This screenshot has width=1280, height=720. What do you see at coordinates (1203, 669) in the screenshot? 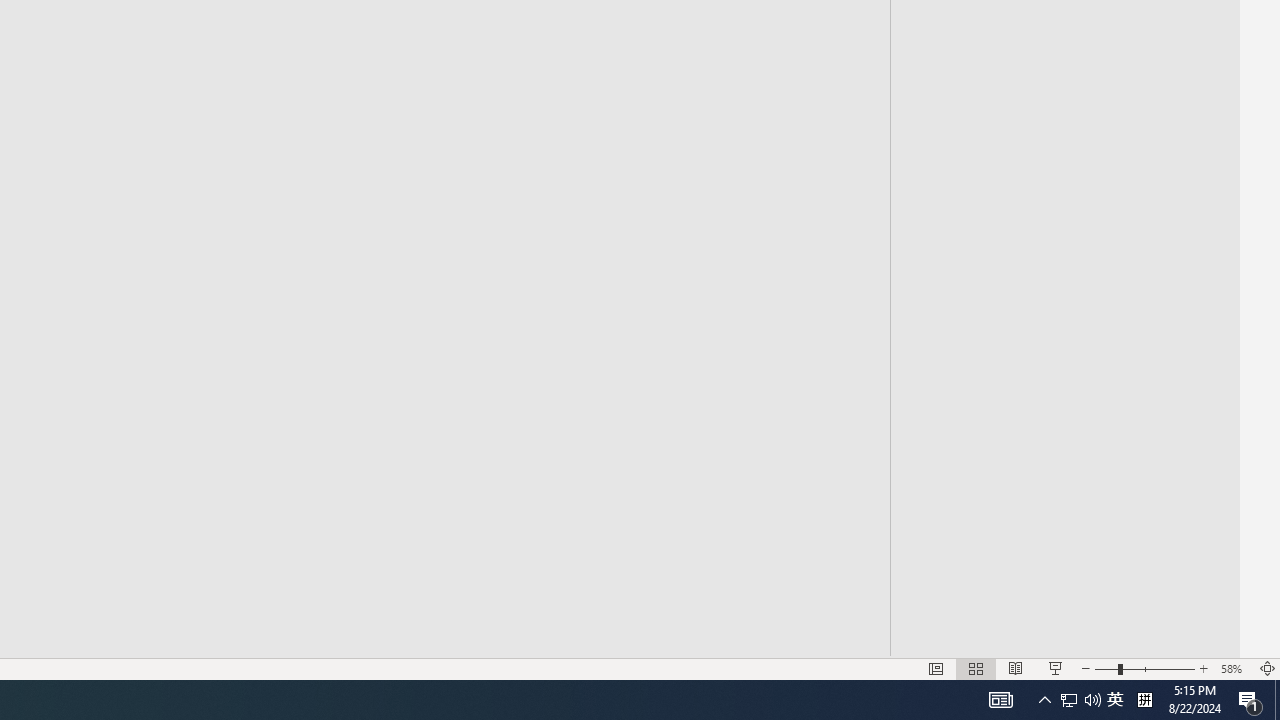
I see `'Zoom In'` at bounding box center [1203, 669].